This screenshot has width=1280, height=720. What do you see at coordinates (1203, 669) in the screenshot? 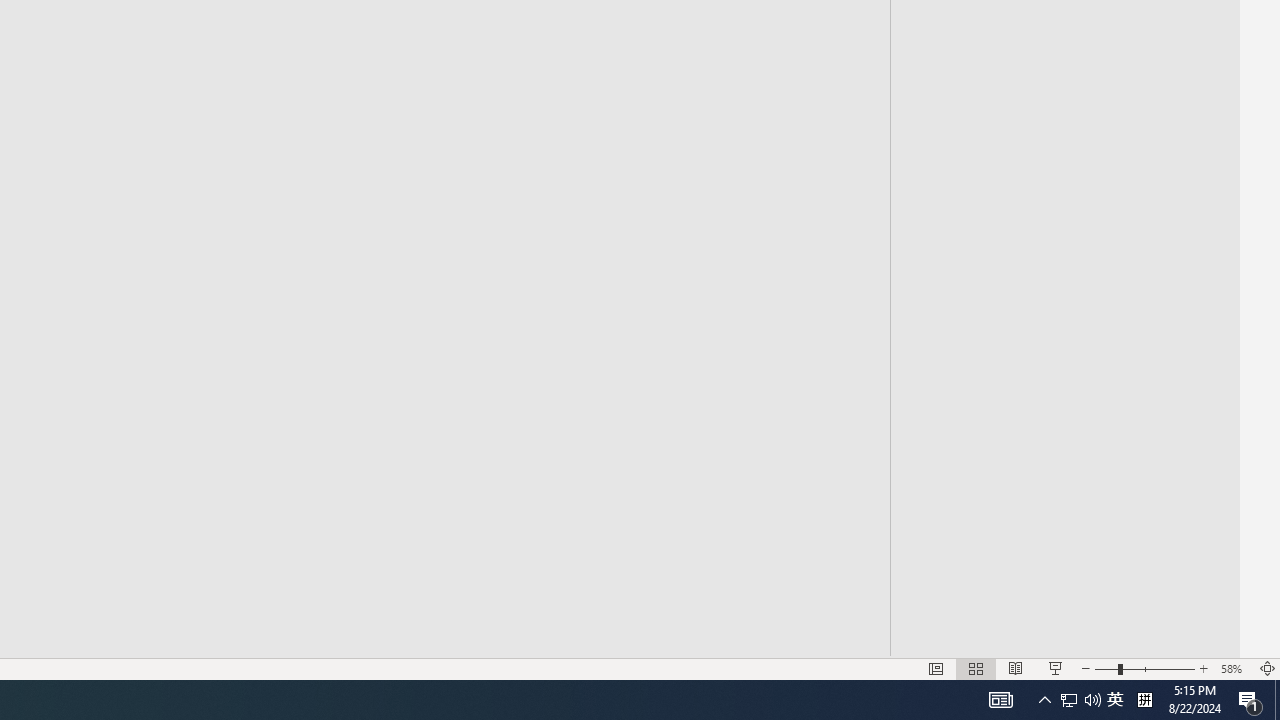
I see `'Zoom In'` at bounding box center [1203, 669].